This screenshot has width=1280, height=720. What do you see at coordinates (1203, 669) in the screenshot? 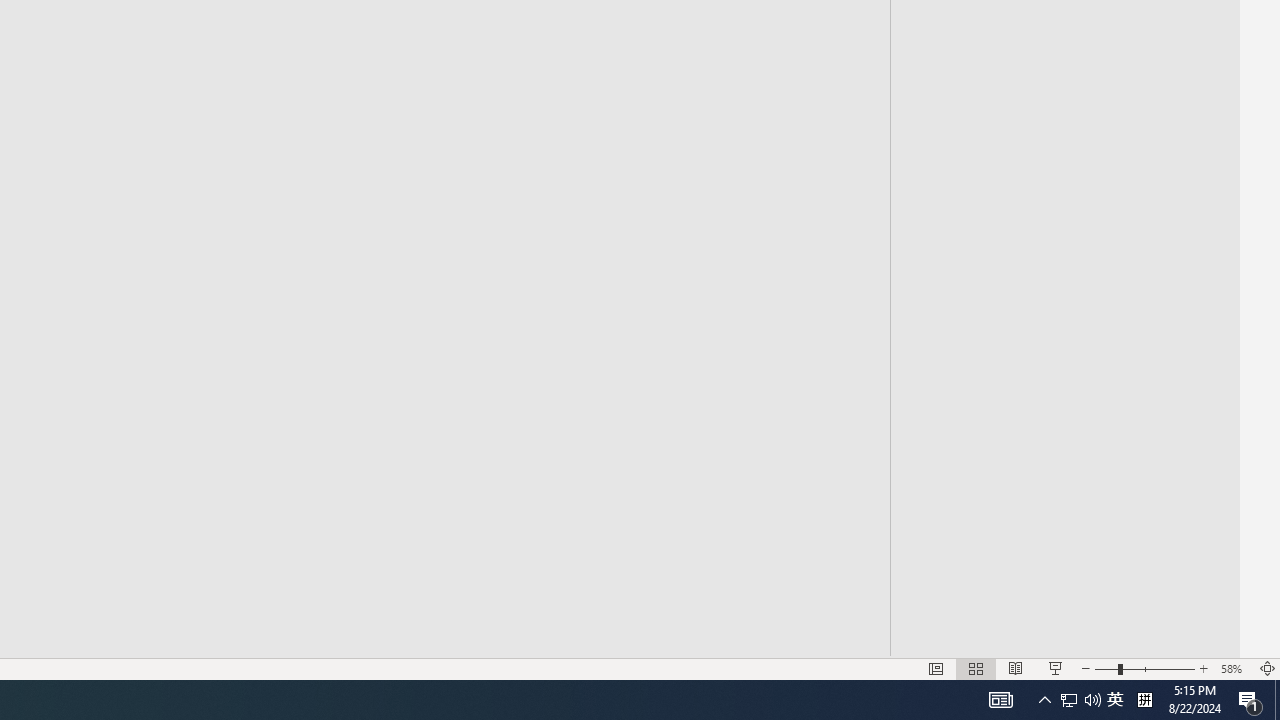
I see `'Zoom In'` at bounding box center [1203, 669].